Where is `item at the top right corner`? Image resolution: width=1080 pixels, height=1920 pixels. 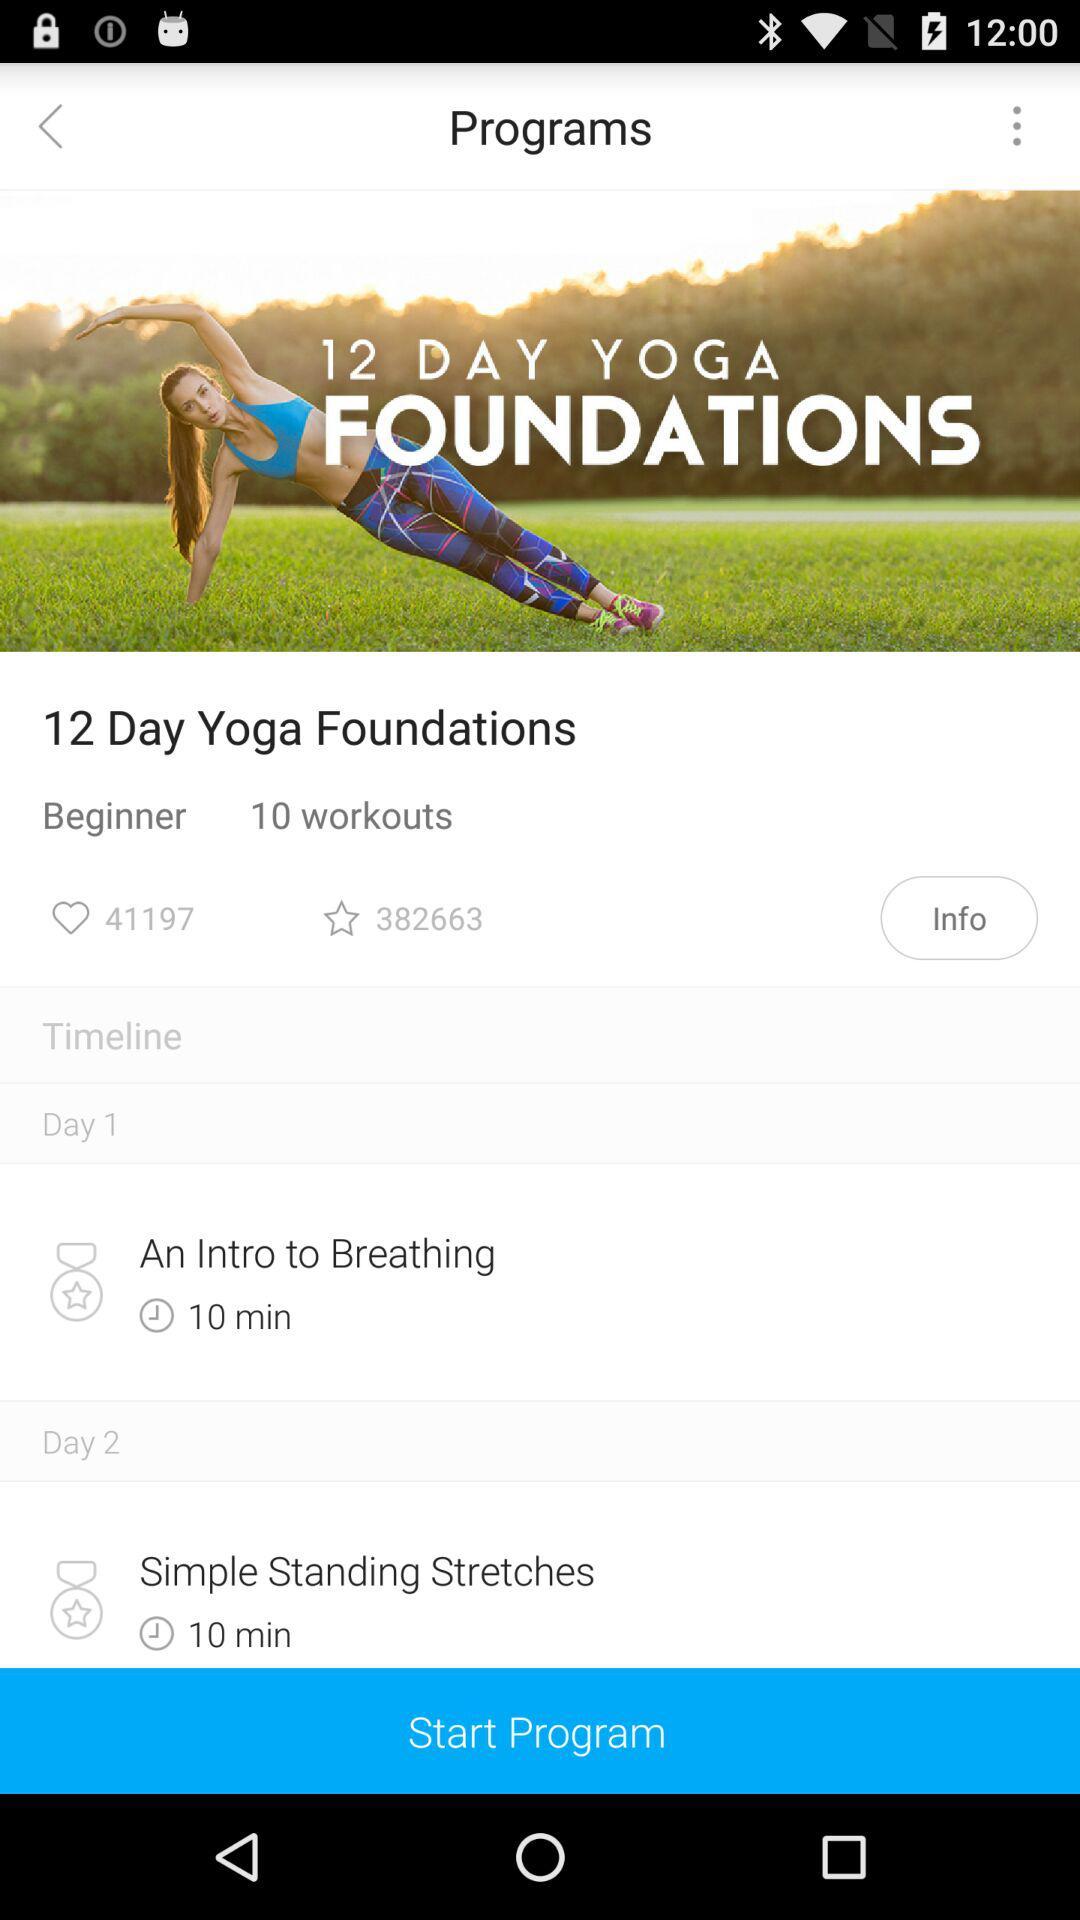 item at the top right corner is located at coordinates (1017, 124).